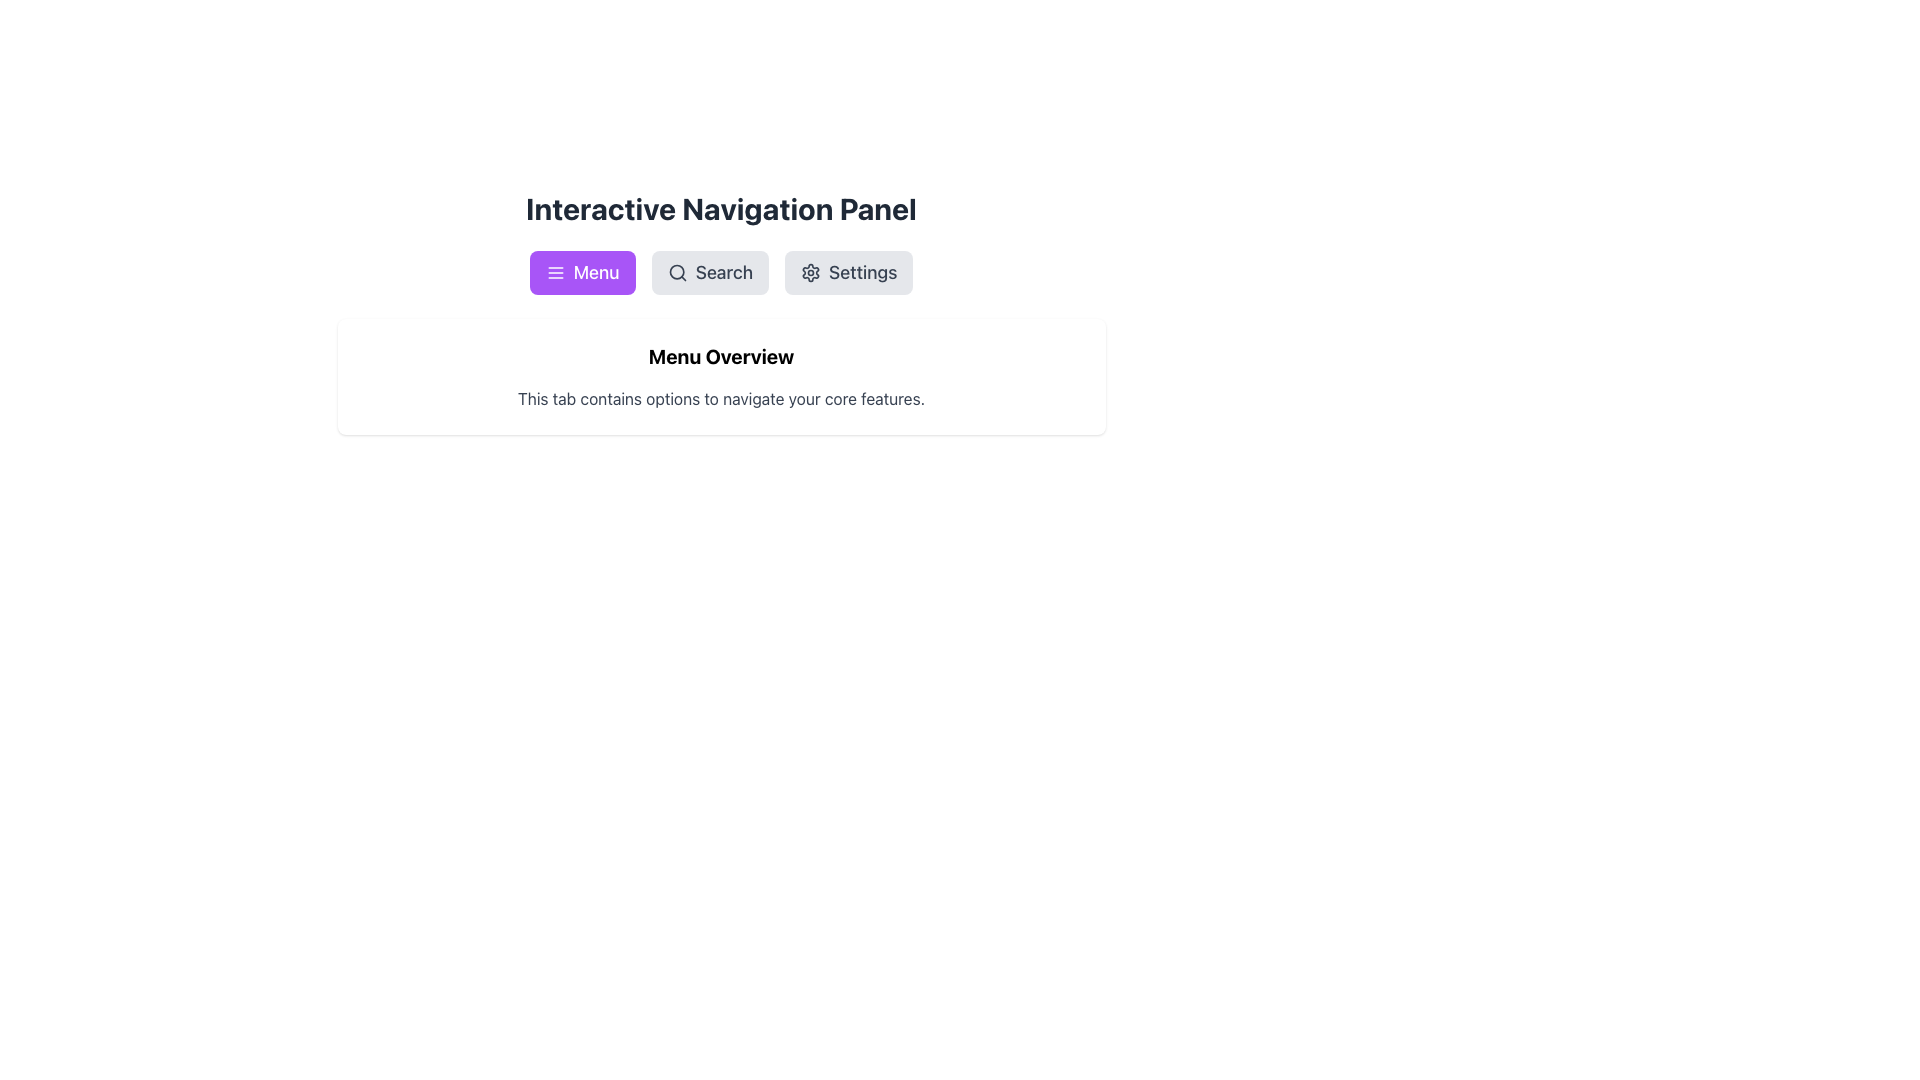  I want to click on the 'Search' button with a light gray background, slightly rounded corners, and a search icon, located beneath the title 'Interactive Navigation Panel', so click(710, 273).